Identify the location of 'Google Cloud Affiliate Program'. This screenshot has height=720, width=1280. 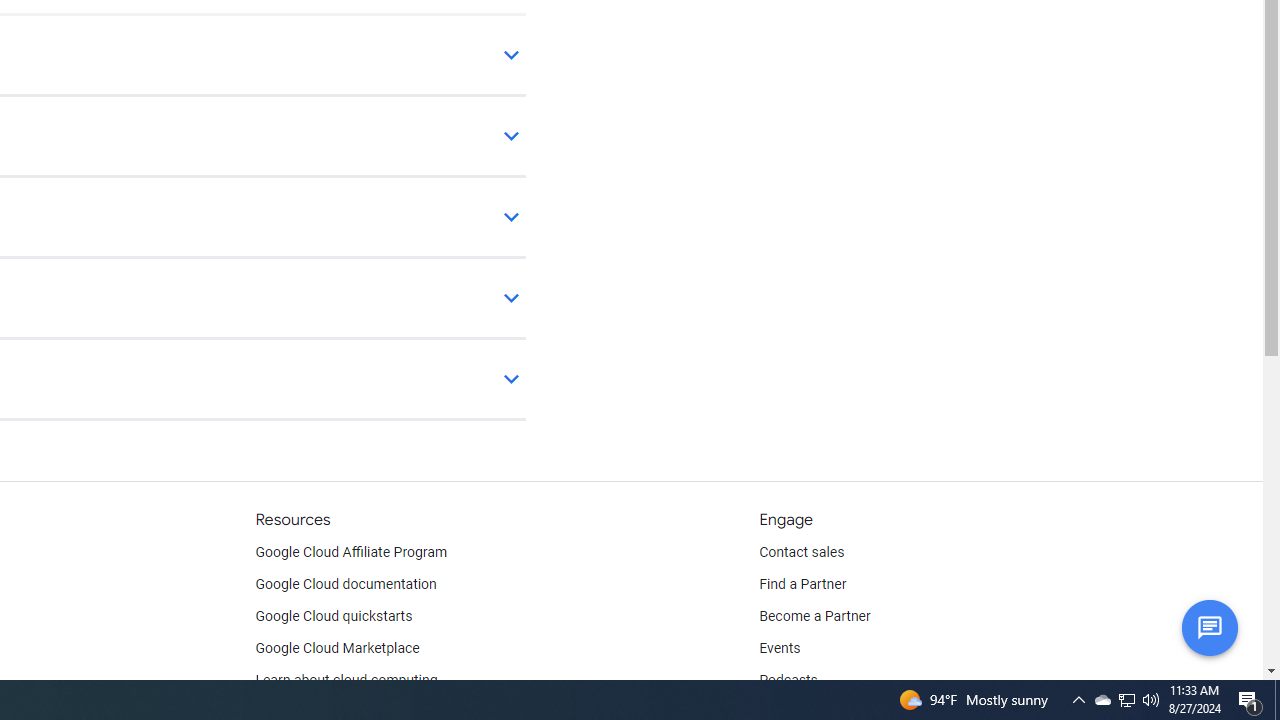
(351, 552).